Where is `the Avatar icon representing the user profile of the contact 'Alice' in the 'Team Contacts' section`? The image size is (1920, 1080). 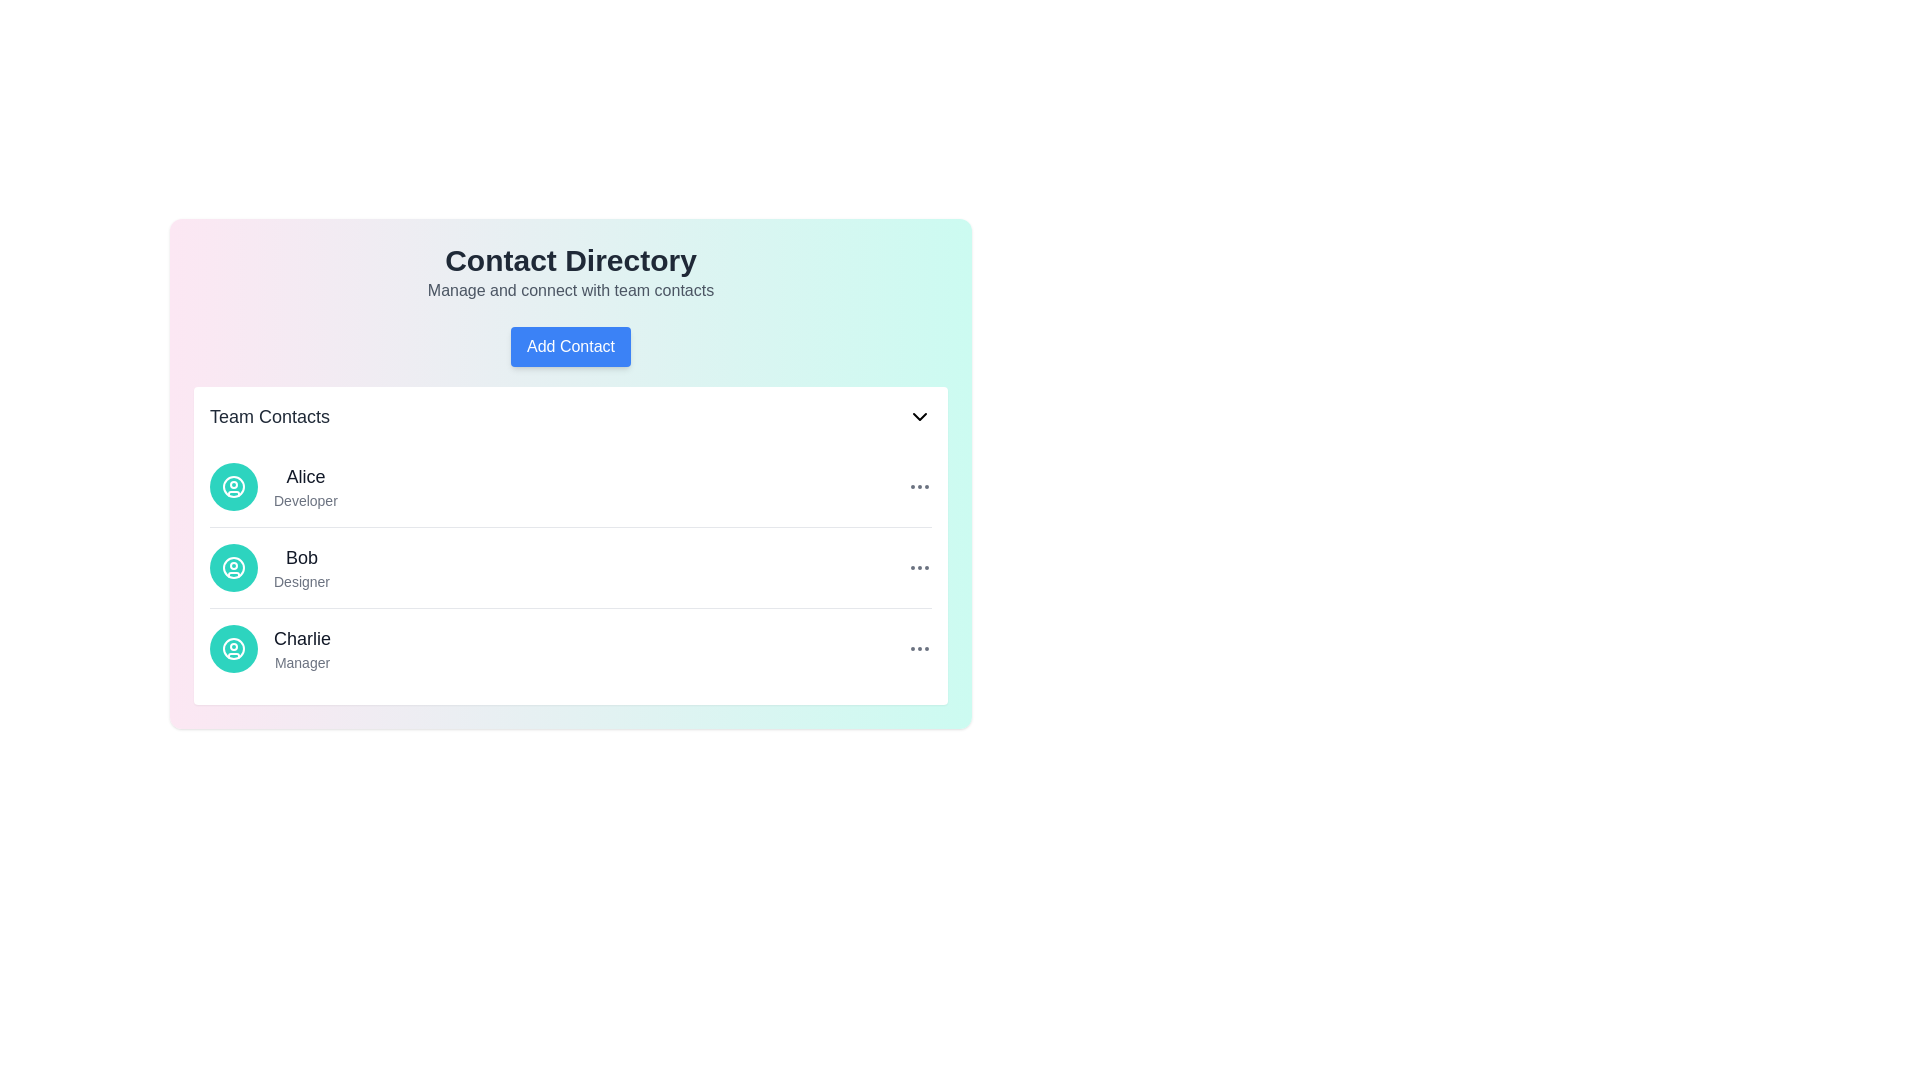 the Avatar icon representing the user profile of the contact 'Alice' in the 'Team Contacts' section is located at coordinates (234, 486).